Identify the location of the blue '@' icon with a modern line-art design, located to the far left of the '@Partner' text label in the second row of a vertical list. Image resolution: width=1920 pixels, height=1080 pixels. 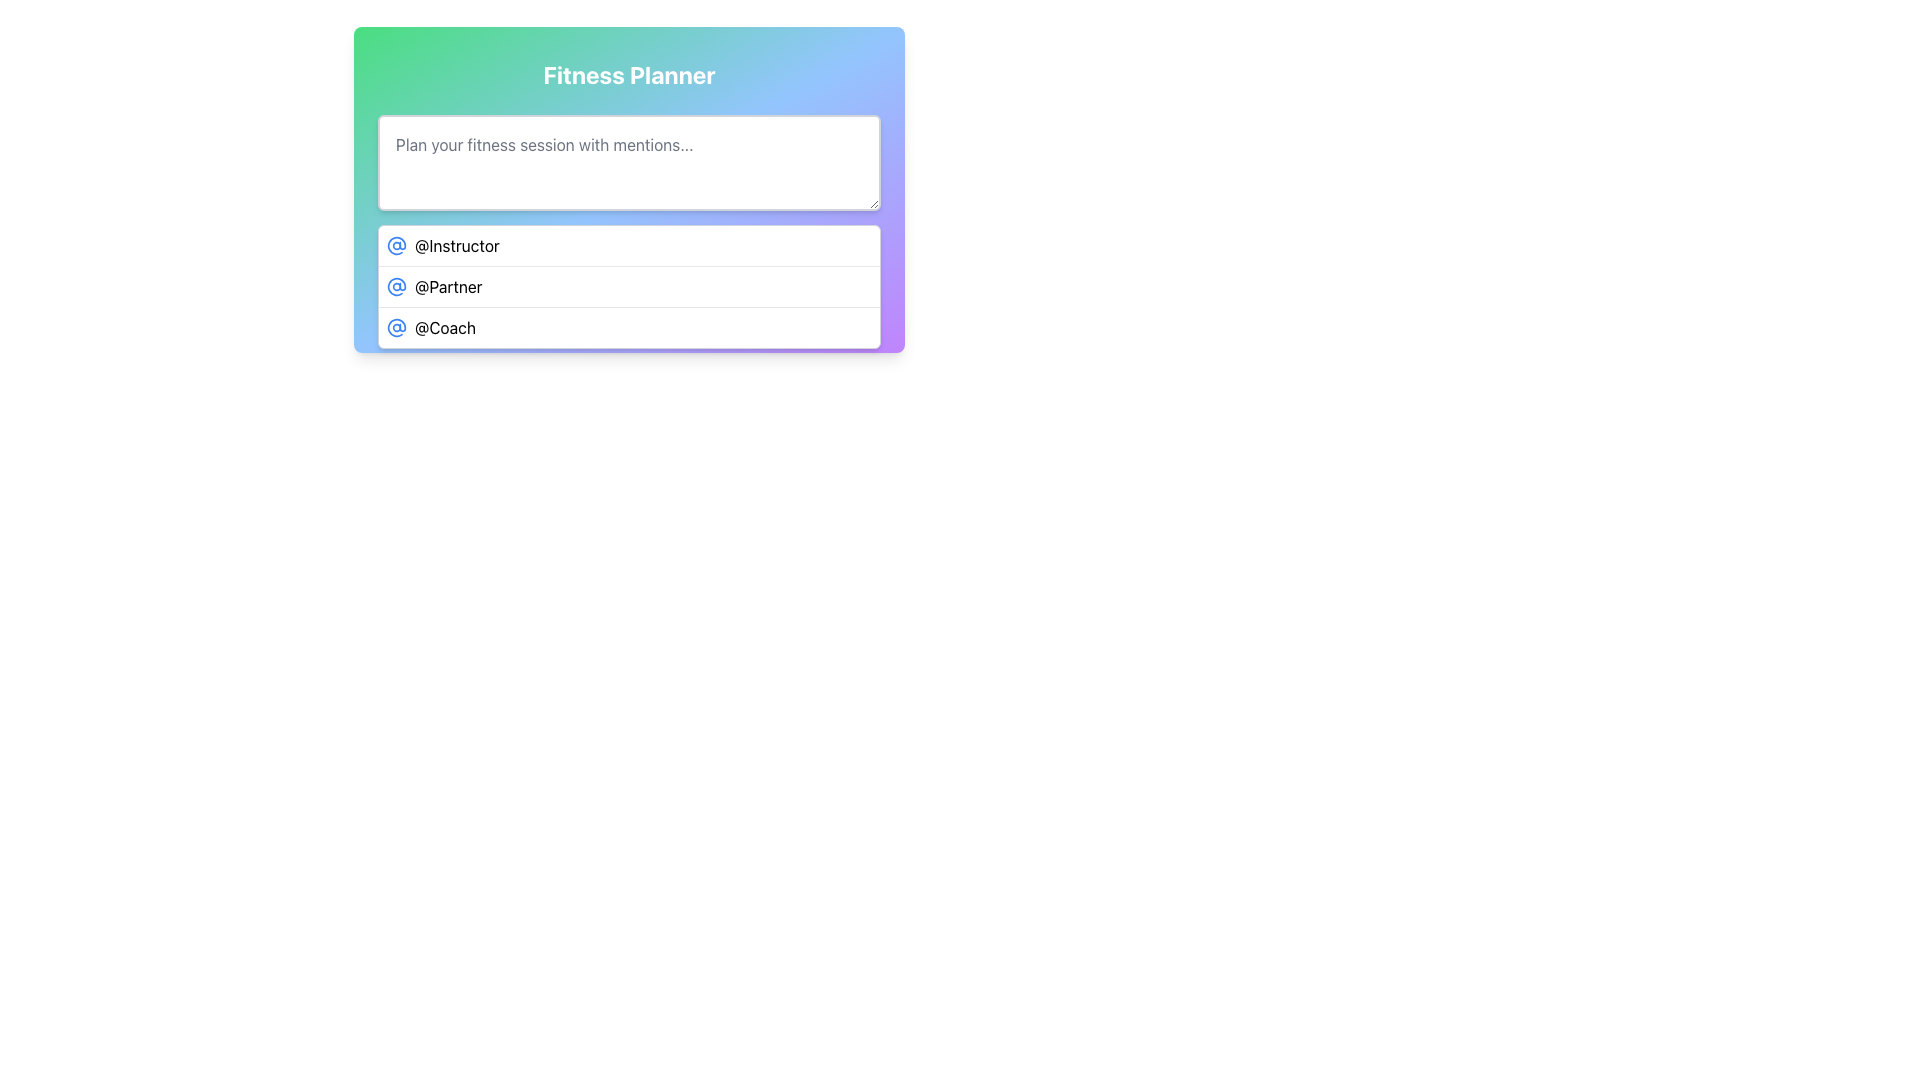
(397, 286).